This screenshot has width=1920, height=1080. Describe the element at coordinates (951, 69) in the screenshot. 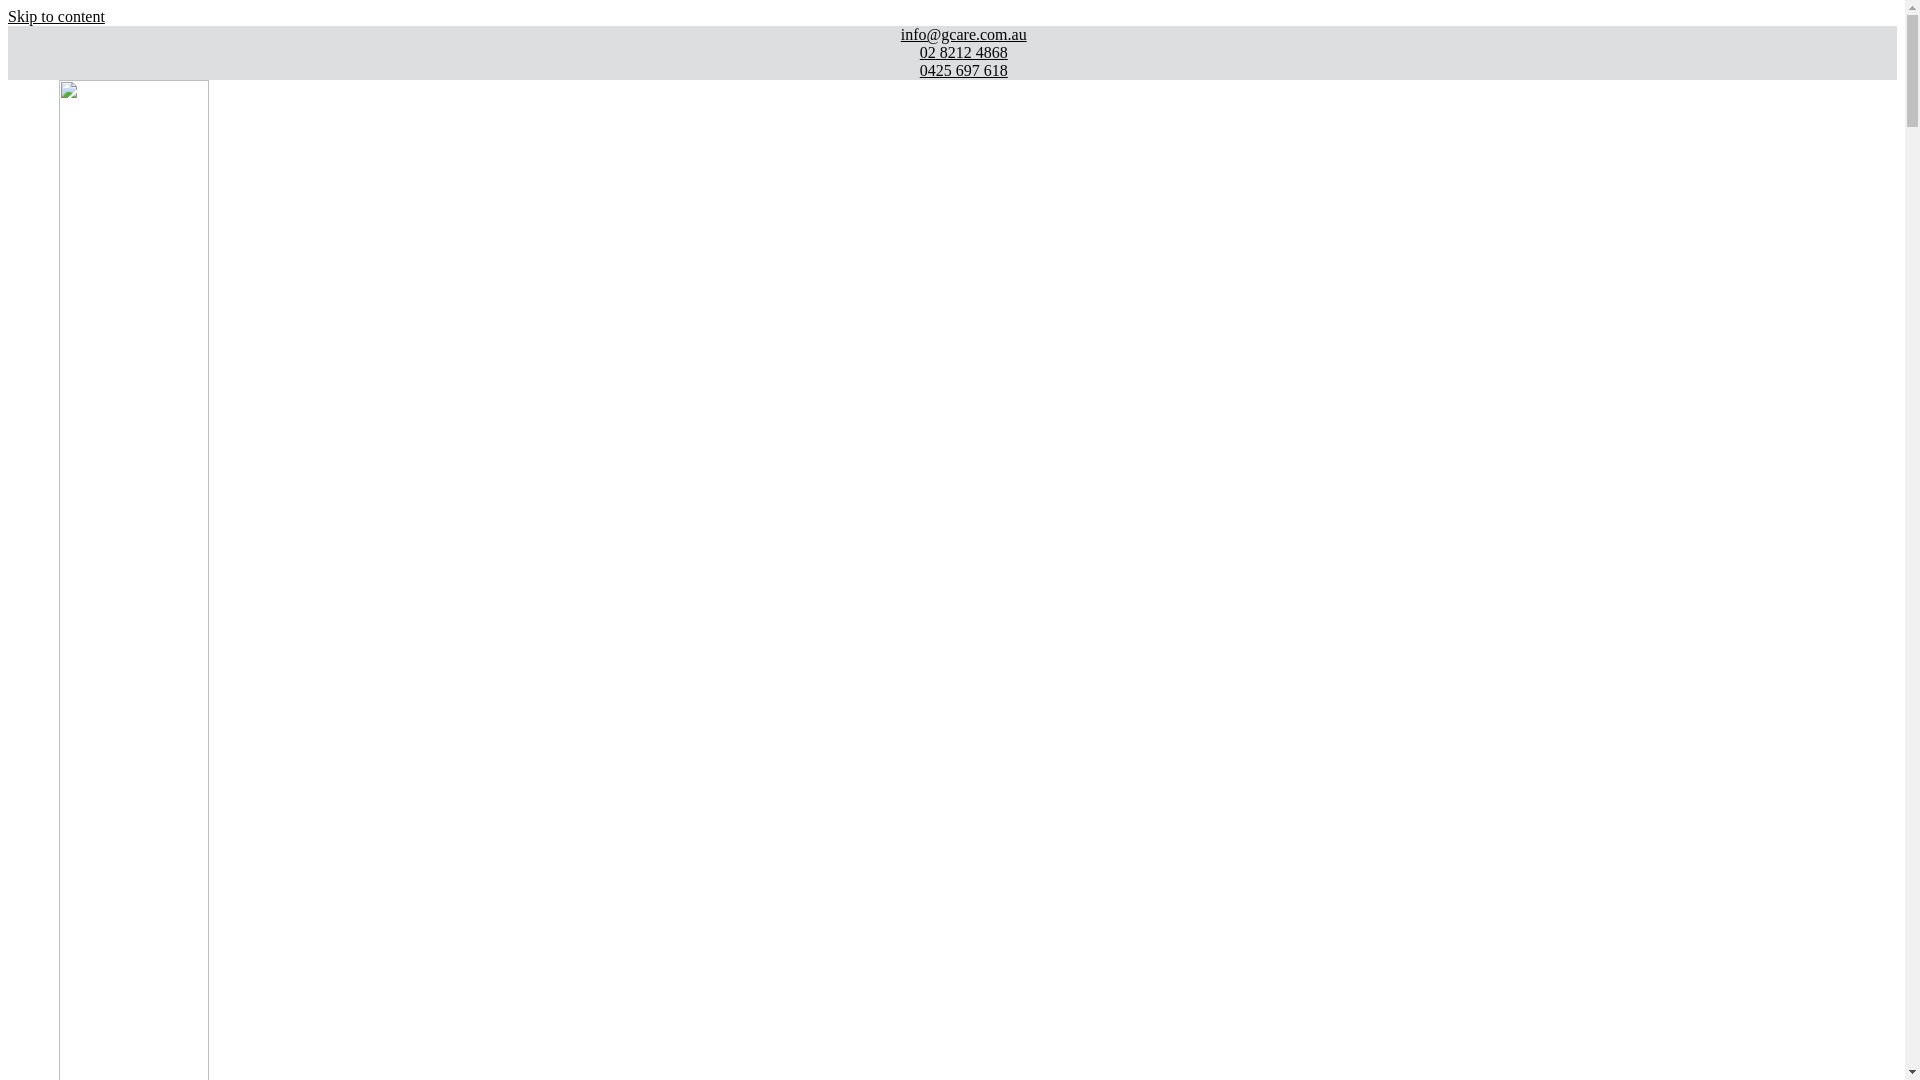

I see `'0425 697 618'` at that location.